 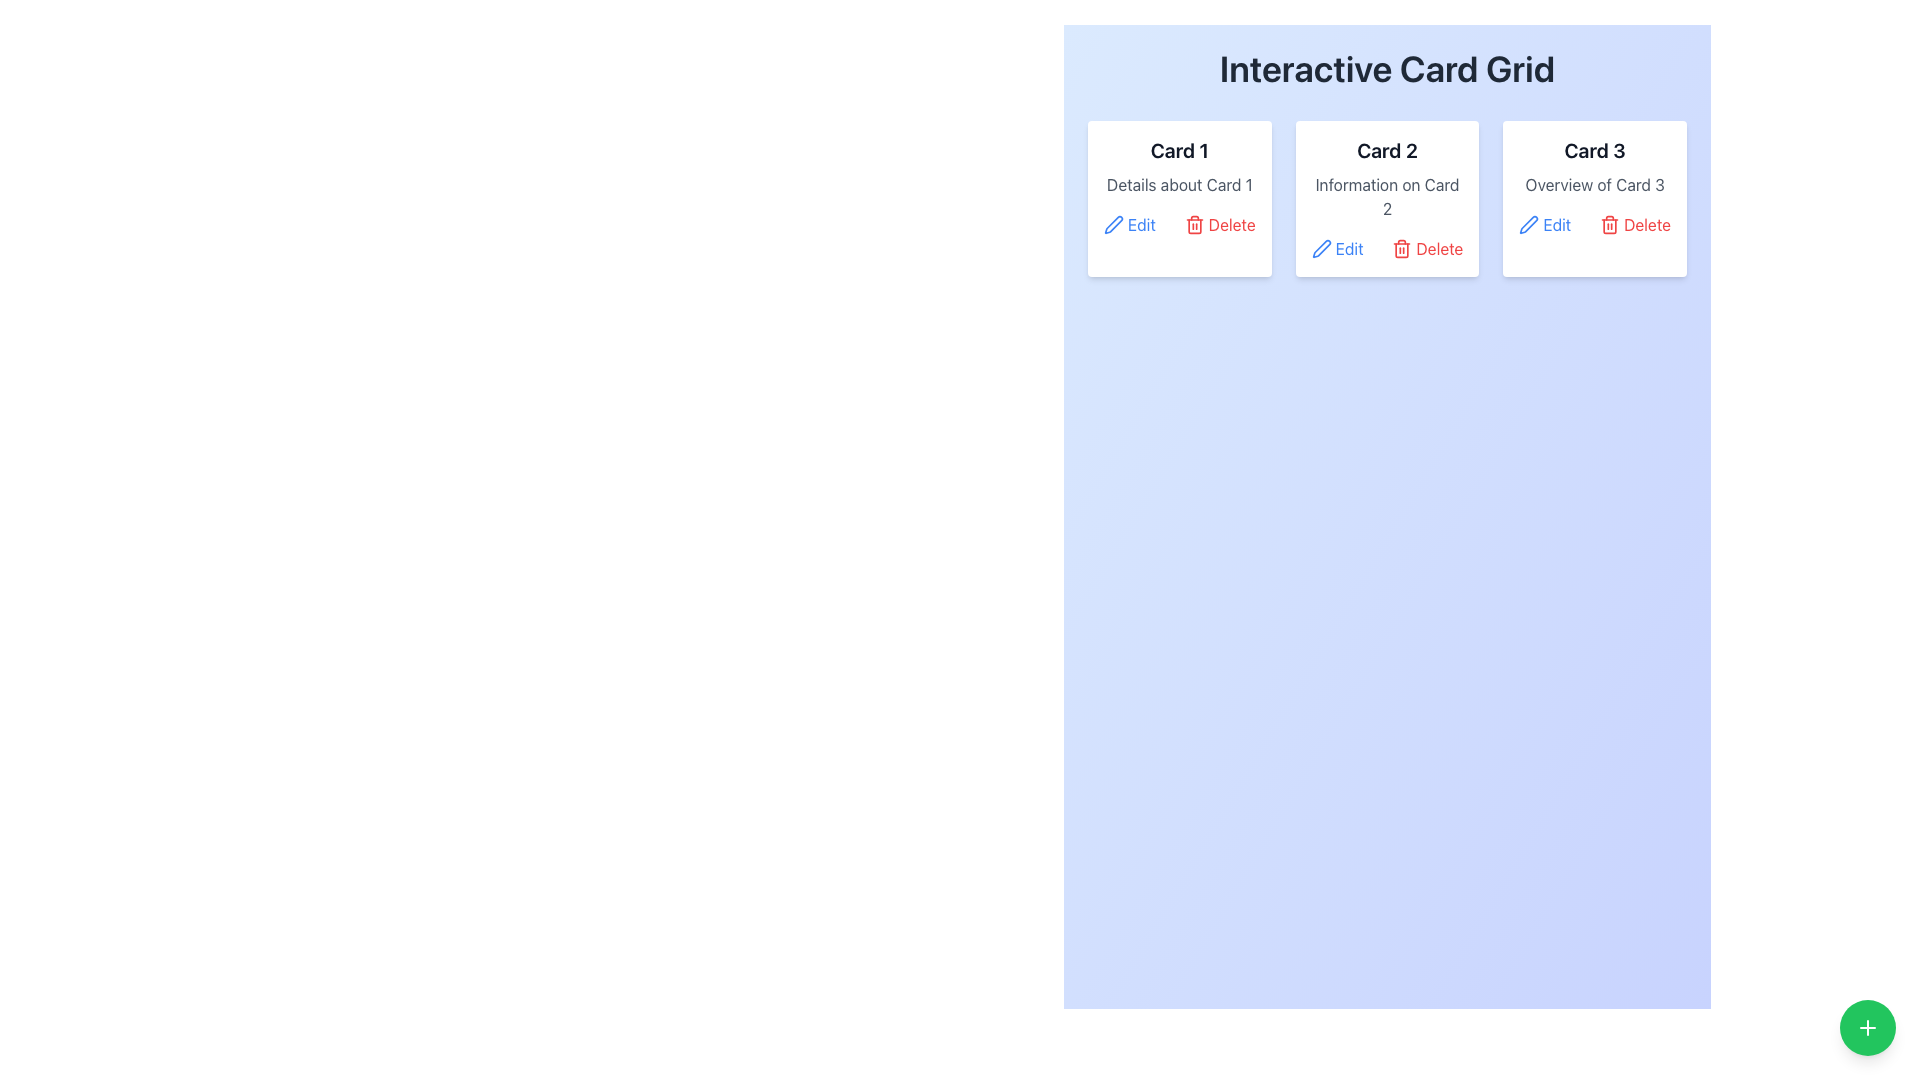 I want to click on the 'Edit' text label styled in blue font color, located below the 'Card 1' title and description, so click(x=1142, y=224).